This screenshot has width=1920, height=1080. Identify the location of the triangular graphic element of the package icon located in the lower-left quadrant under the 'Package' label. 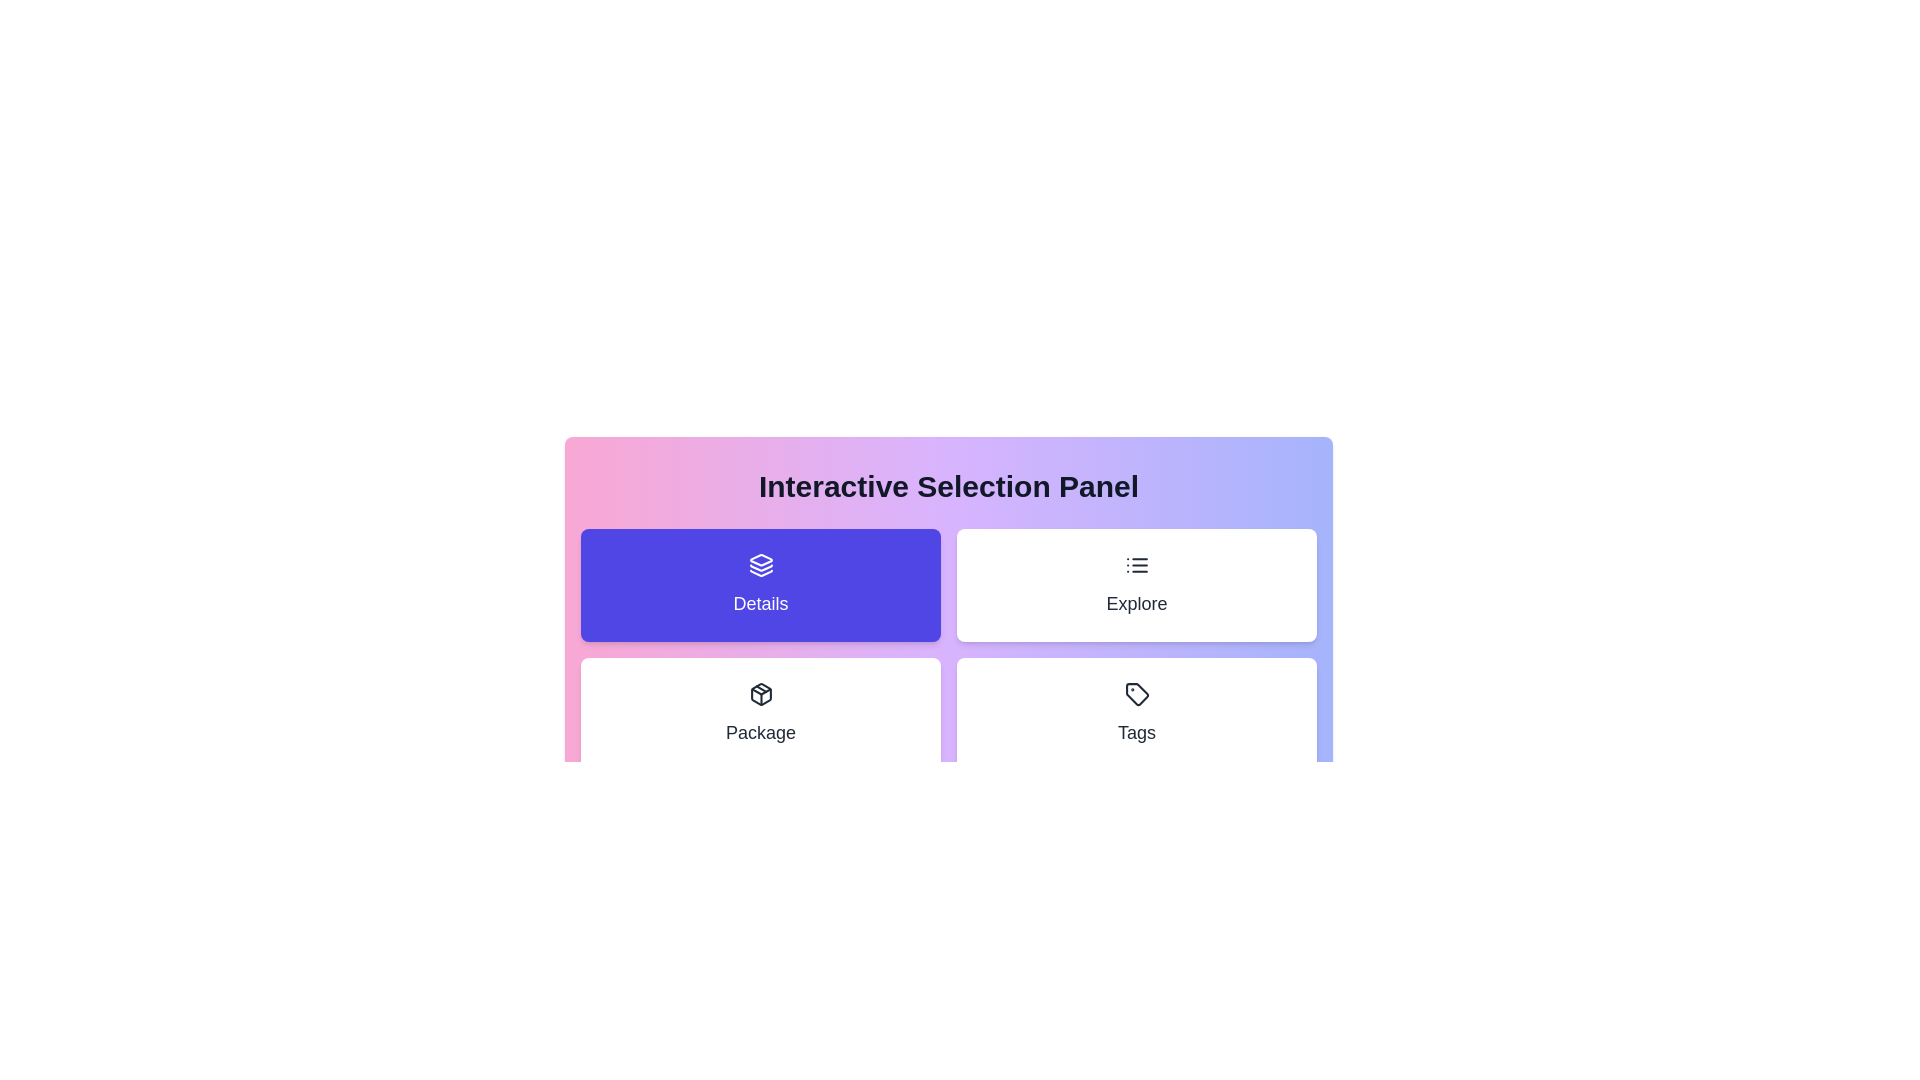
(760, 689).